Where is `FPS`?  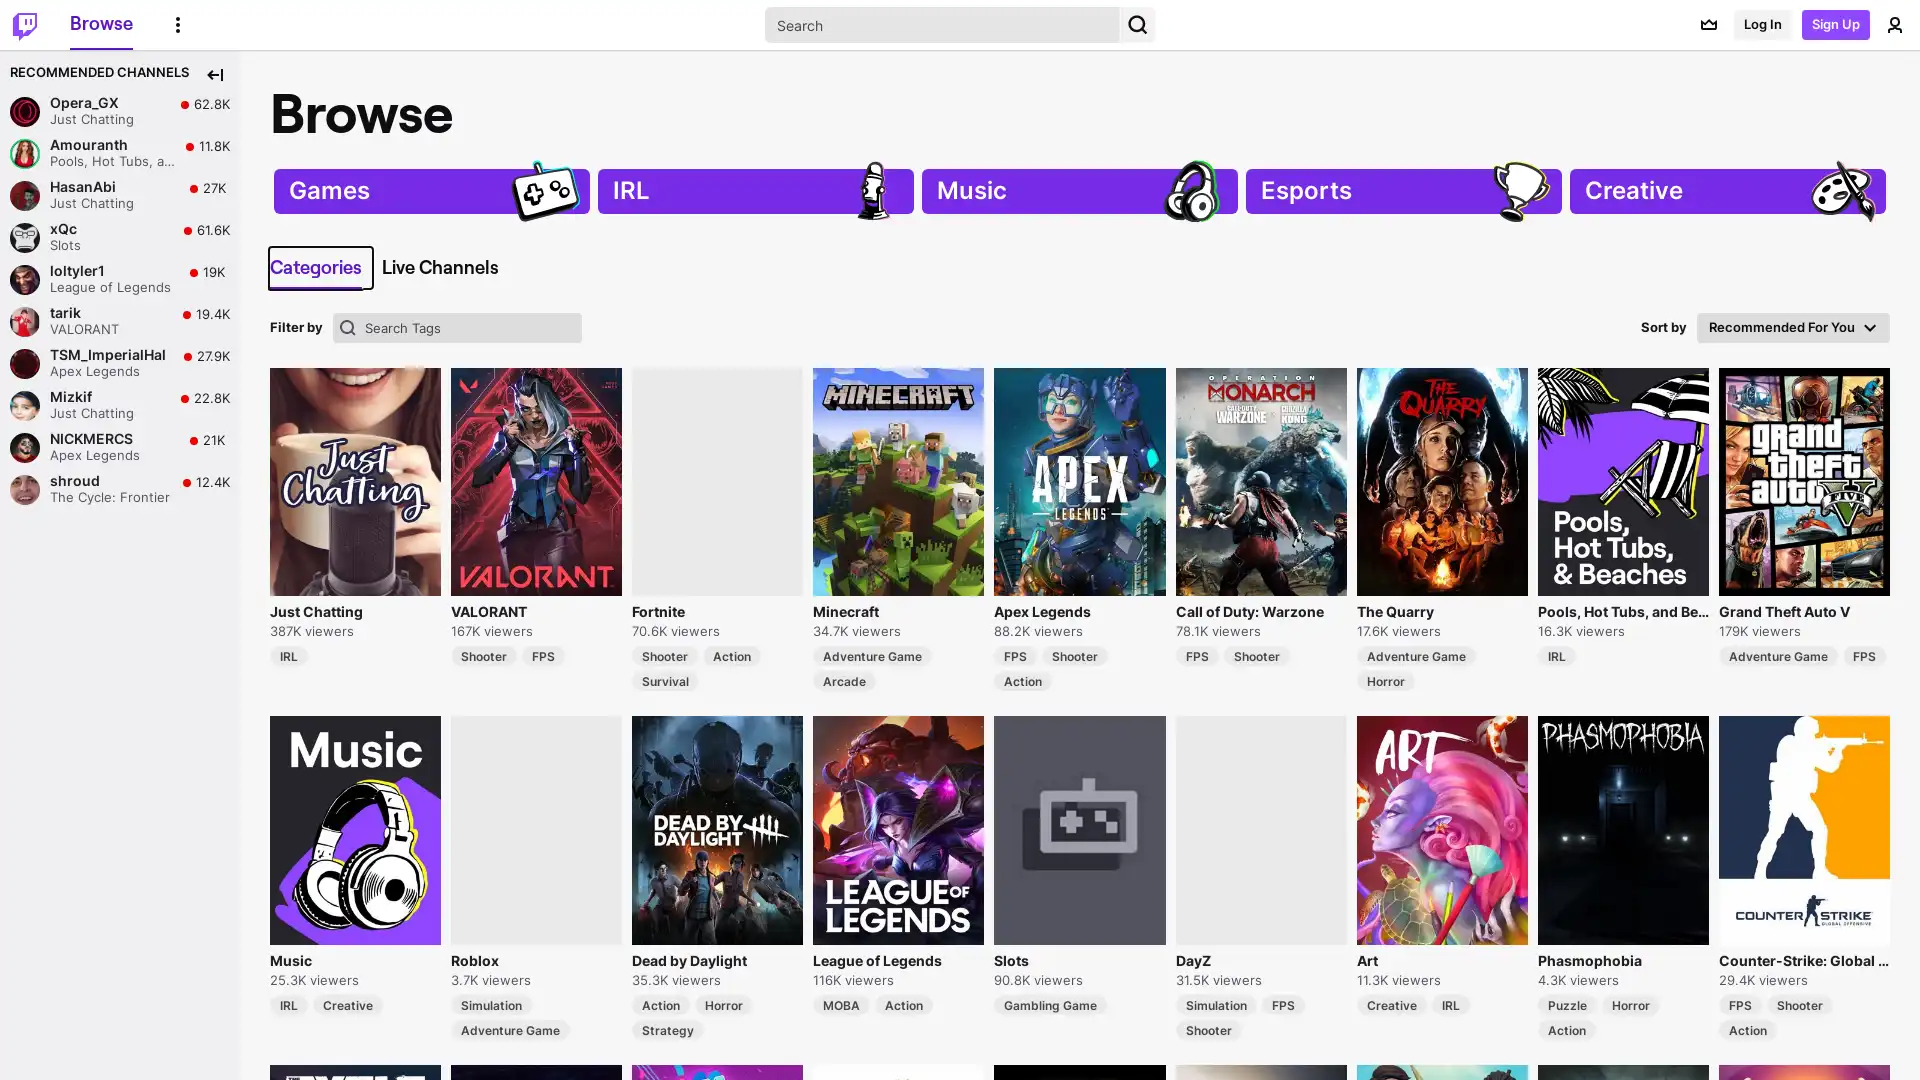
FPS is located at coordinates (1196, 655).